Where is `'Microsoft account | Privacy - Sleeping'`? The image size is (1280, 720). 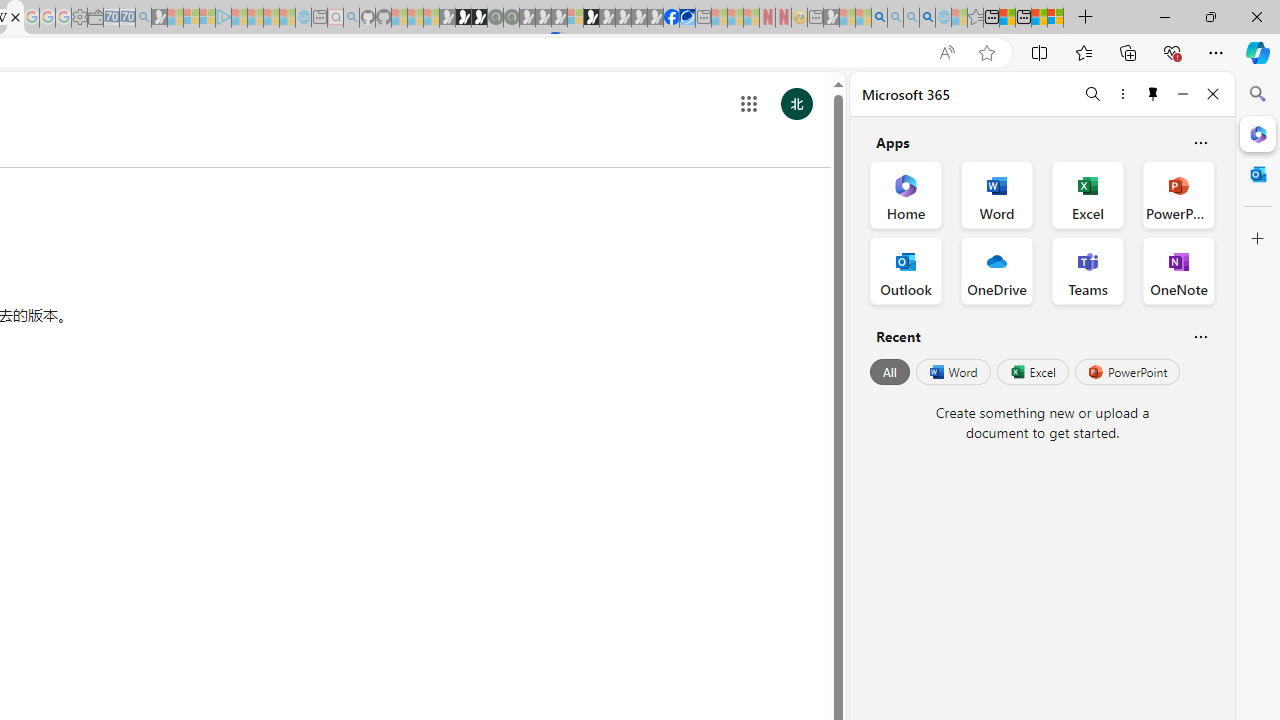
'Microsoft account | Privacy - Sleeping' is located at coordinates (207, 17).